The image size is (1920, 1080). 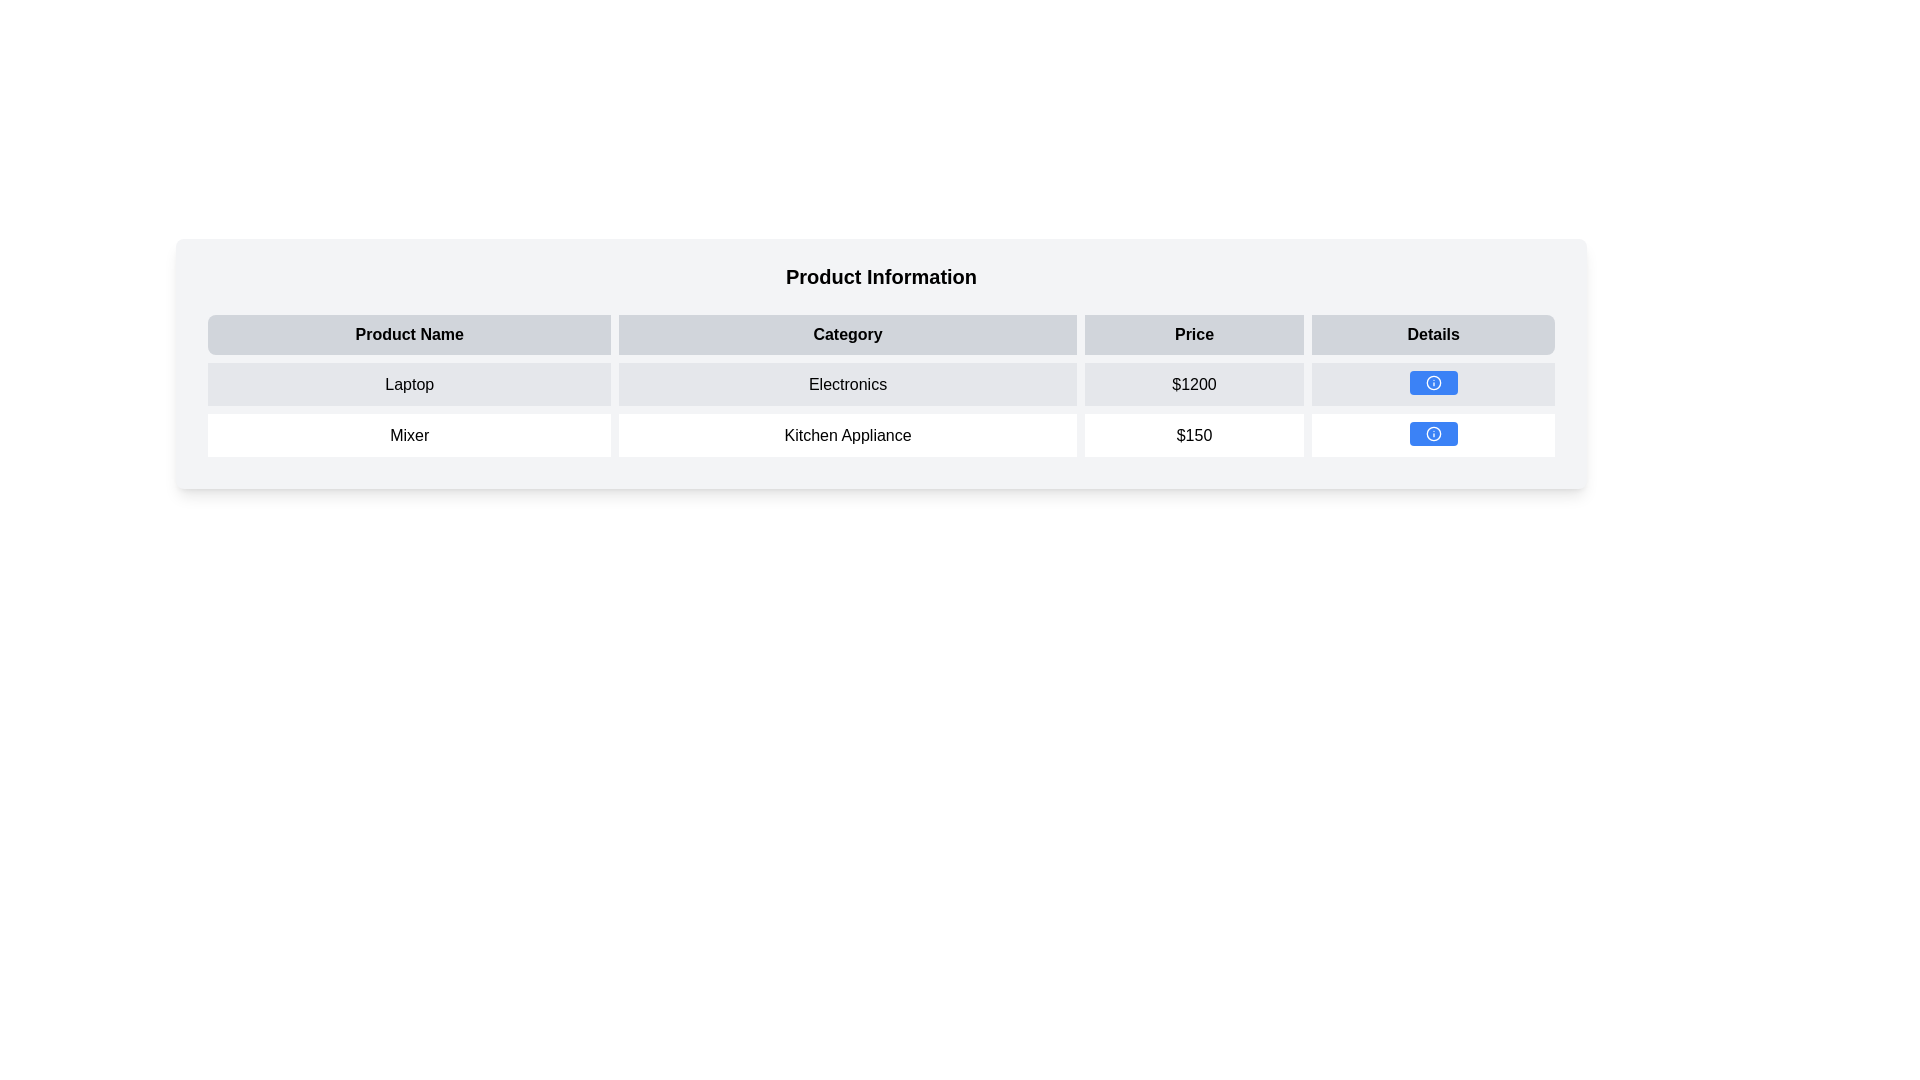 I want to click on the button in the 'Details' column of the first row associated with the 'Laptop' product, so click(x=1432, y=382).